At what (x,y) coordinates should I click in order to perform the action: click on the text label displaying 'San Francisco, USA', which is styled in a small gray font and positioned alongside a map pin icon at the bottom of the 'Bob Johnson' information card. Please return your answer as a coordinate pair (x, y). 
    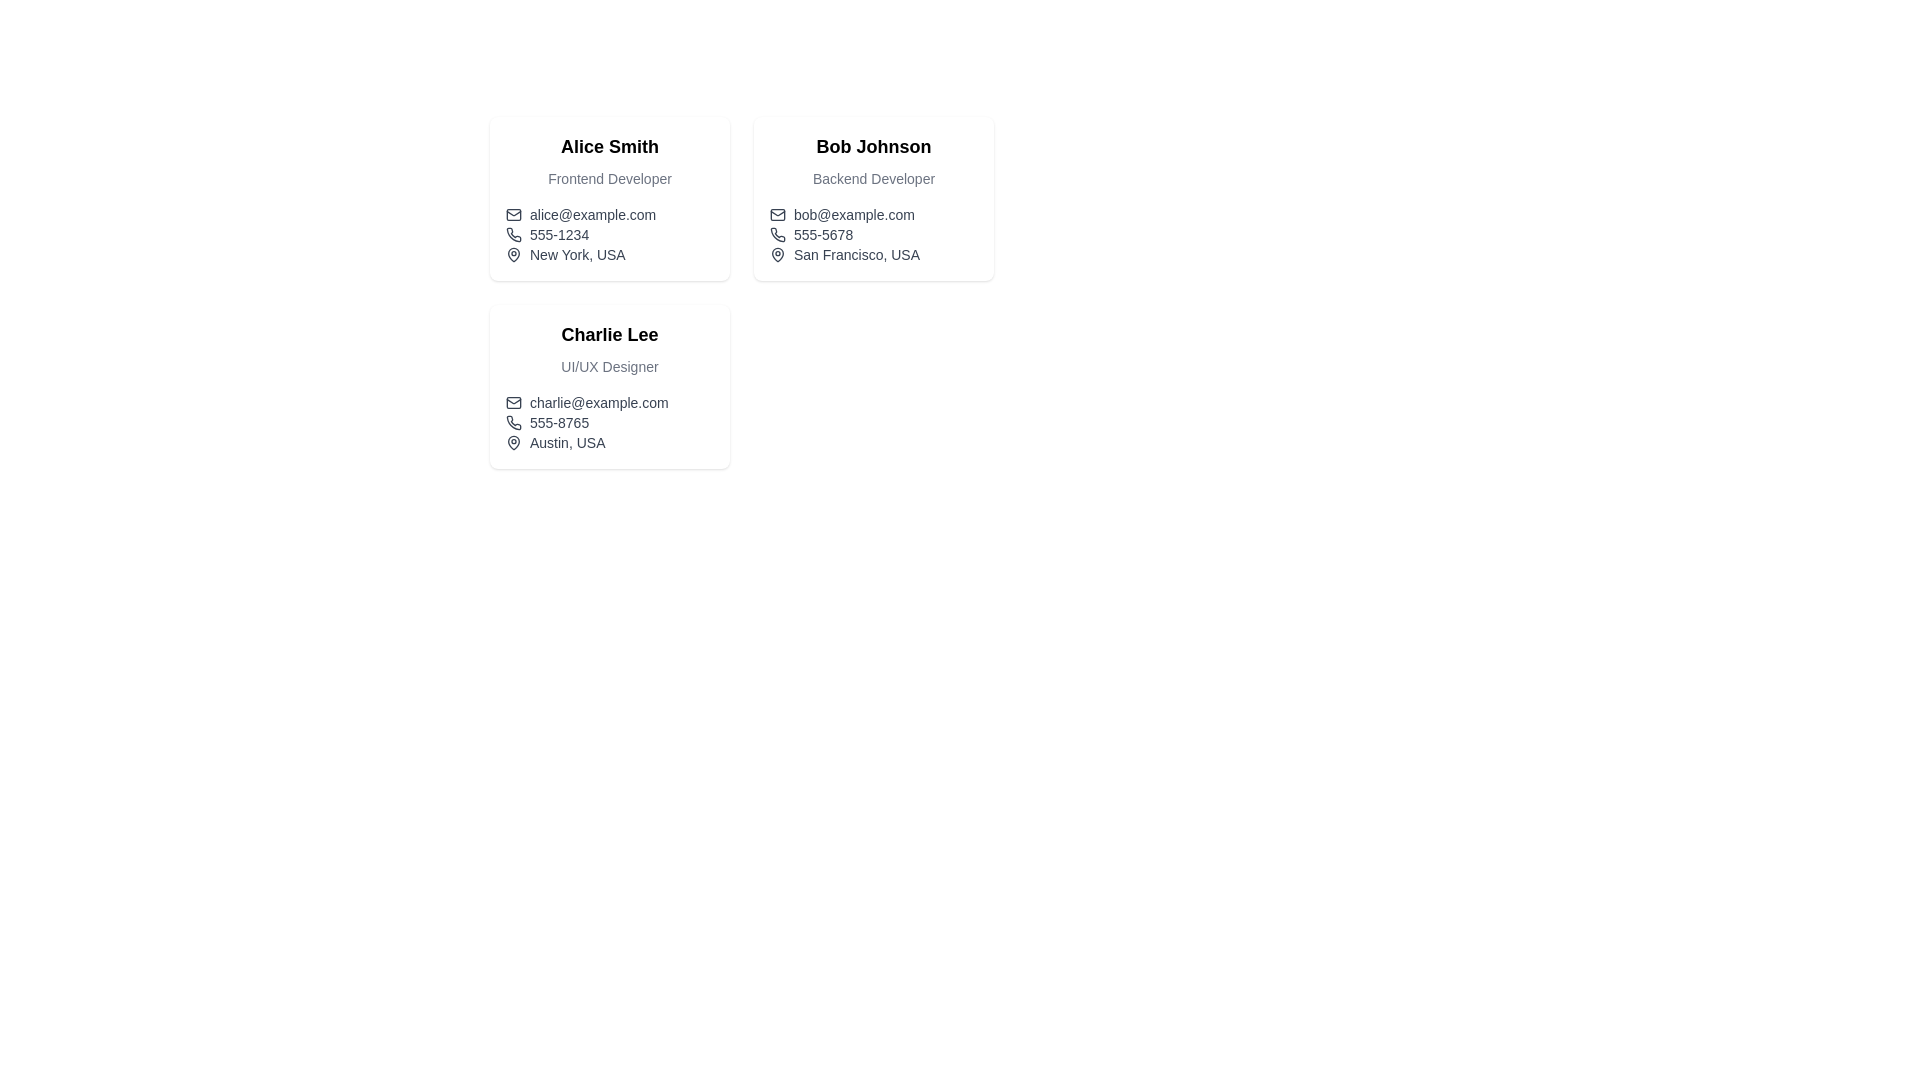
    Looking at the image, I should click on (857, 253).